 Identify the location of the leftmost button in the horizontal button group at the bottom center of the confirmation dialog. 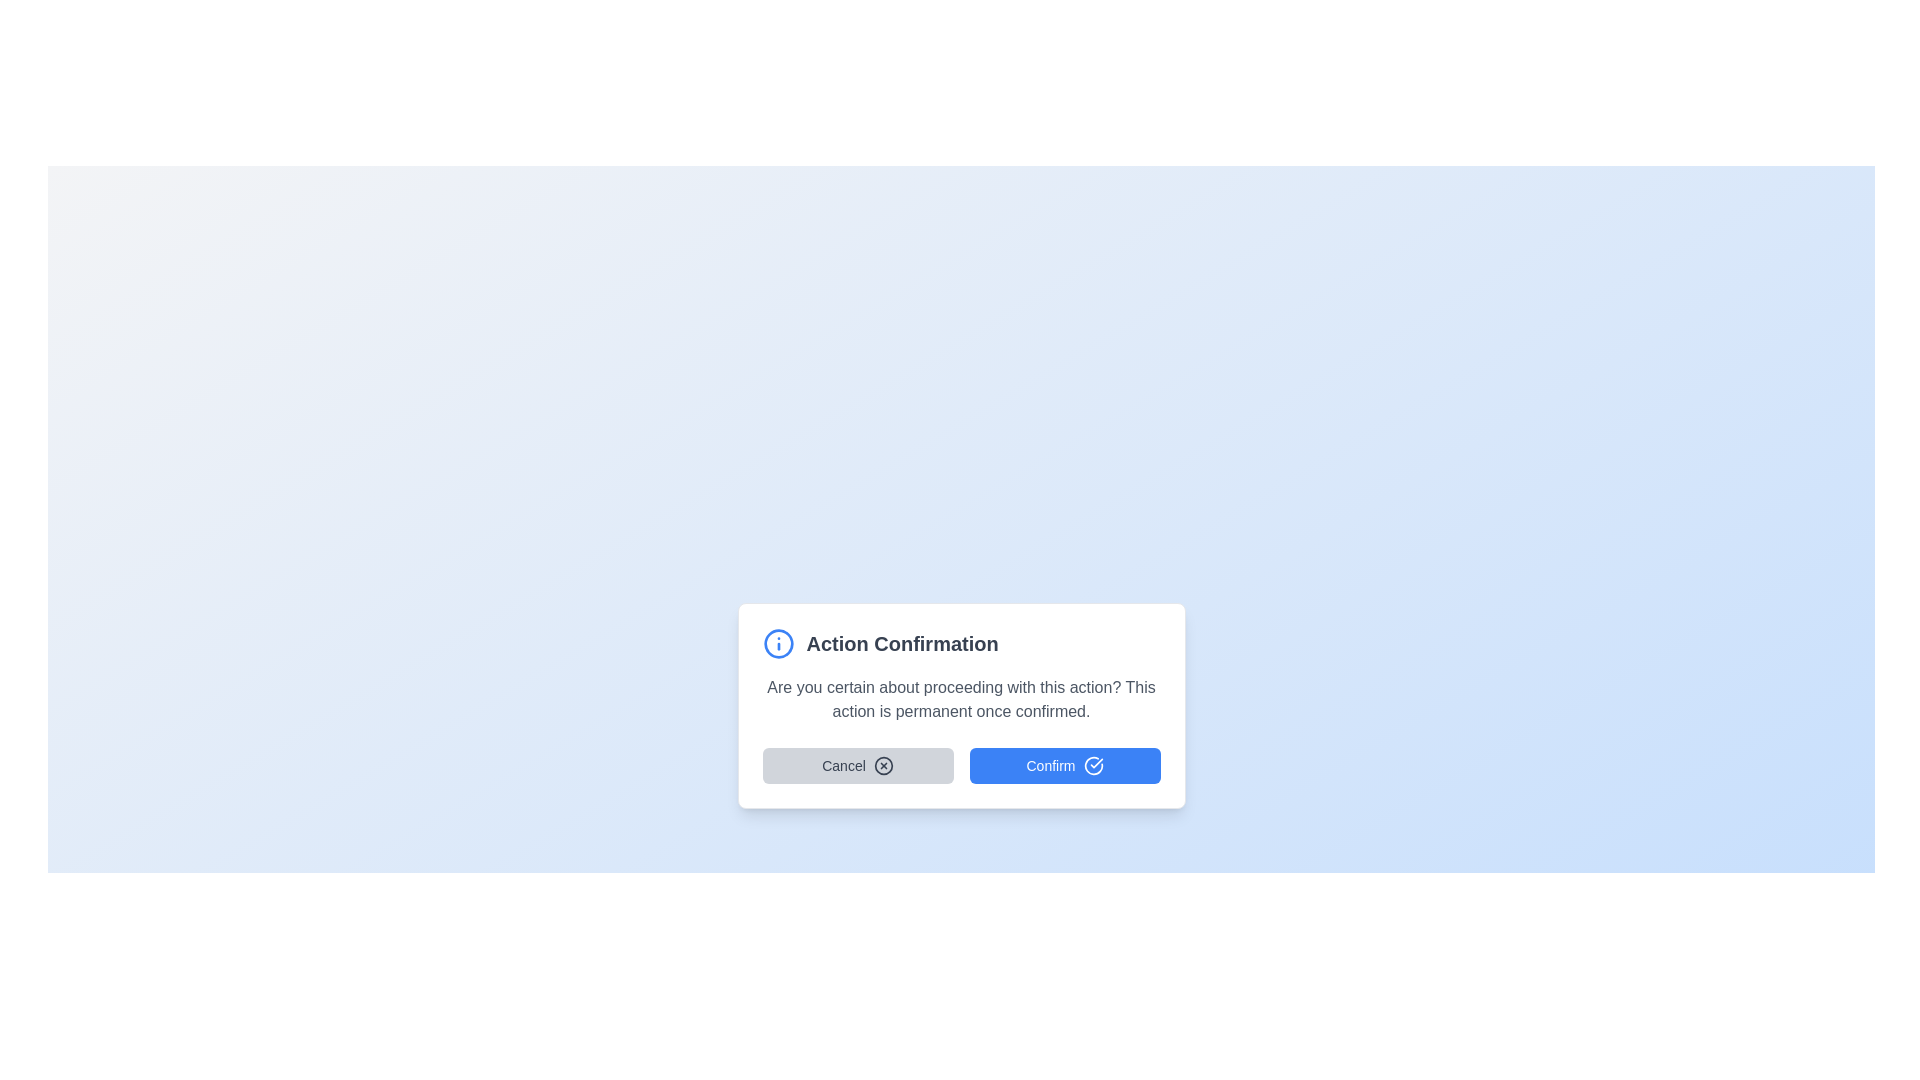
(858, 765).